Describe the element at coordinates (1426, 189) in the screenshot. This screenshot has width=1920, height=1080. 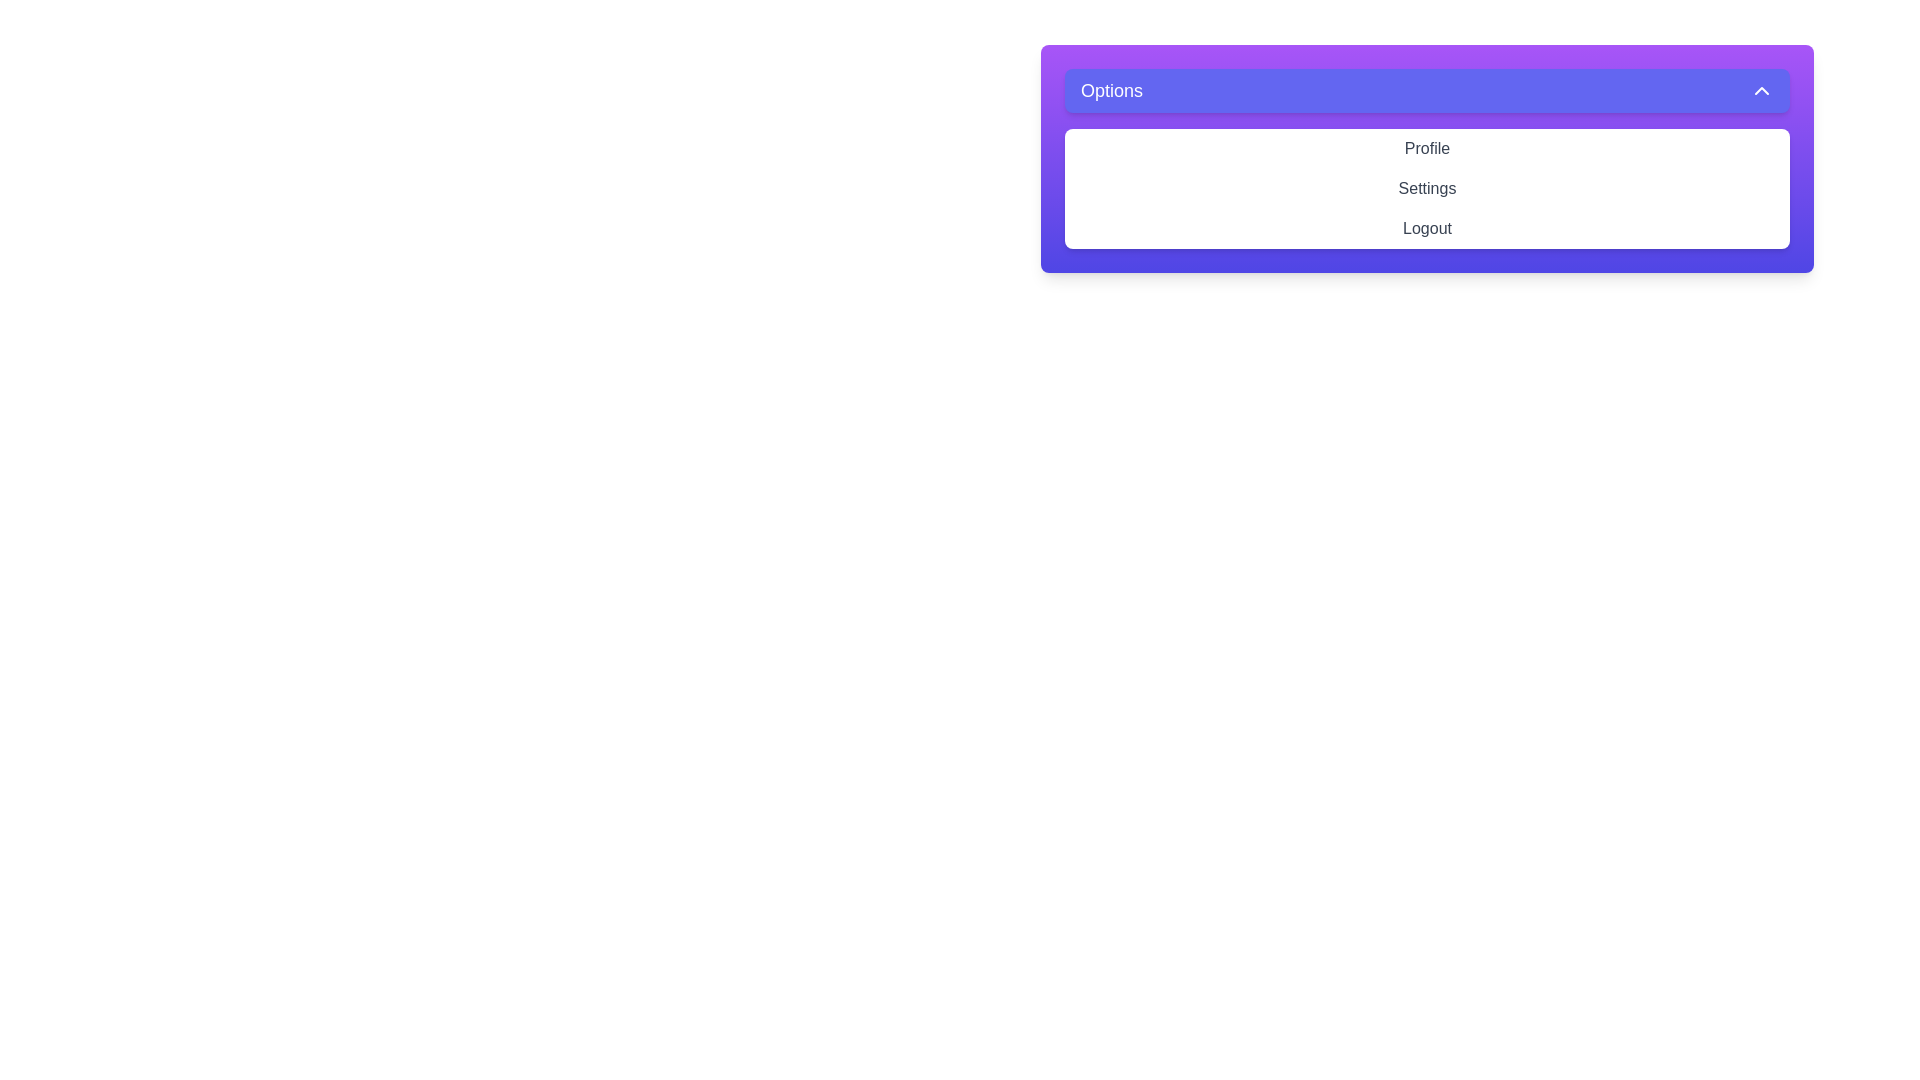
I see `the 'Settings' option in the menu` at that location.